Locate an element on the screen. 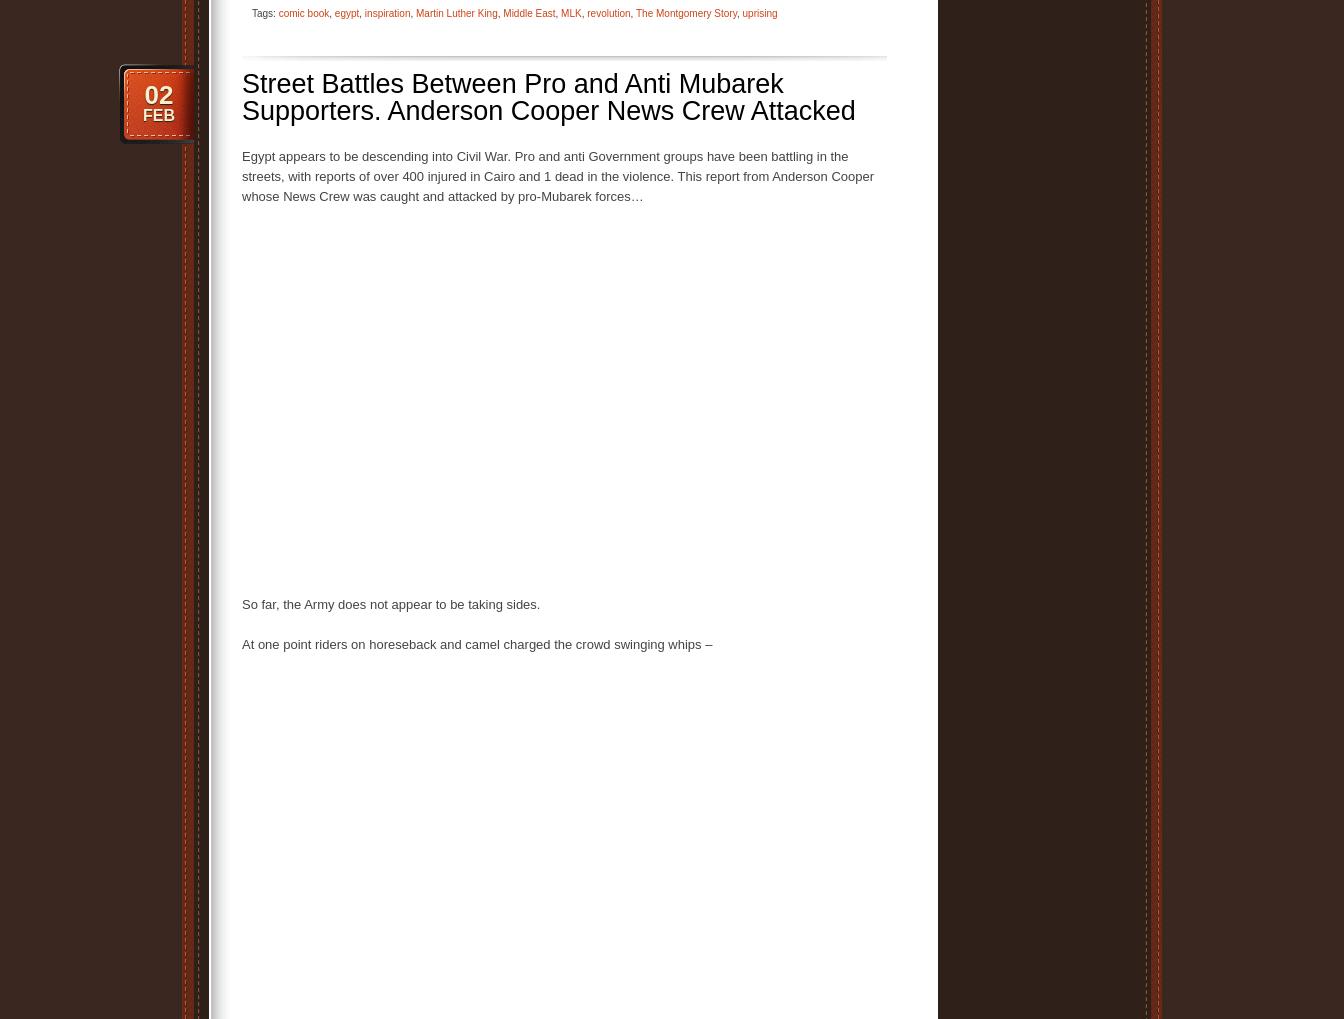 The image size is (1344, 1019). 'At one point riders on horeseback and camel charged the crowd swinging whips –' is located at coordinates (476, 643).